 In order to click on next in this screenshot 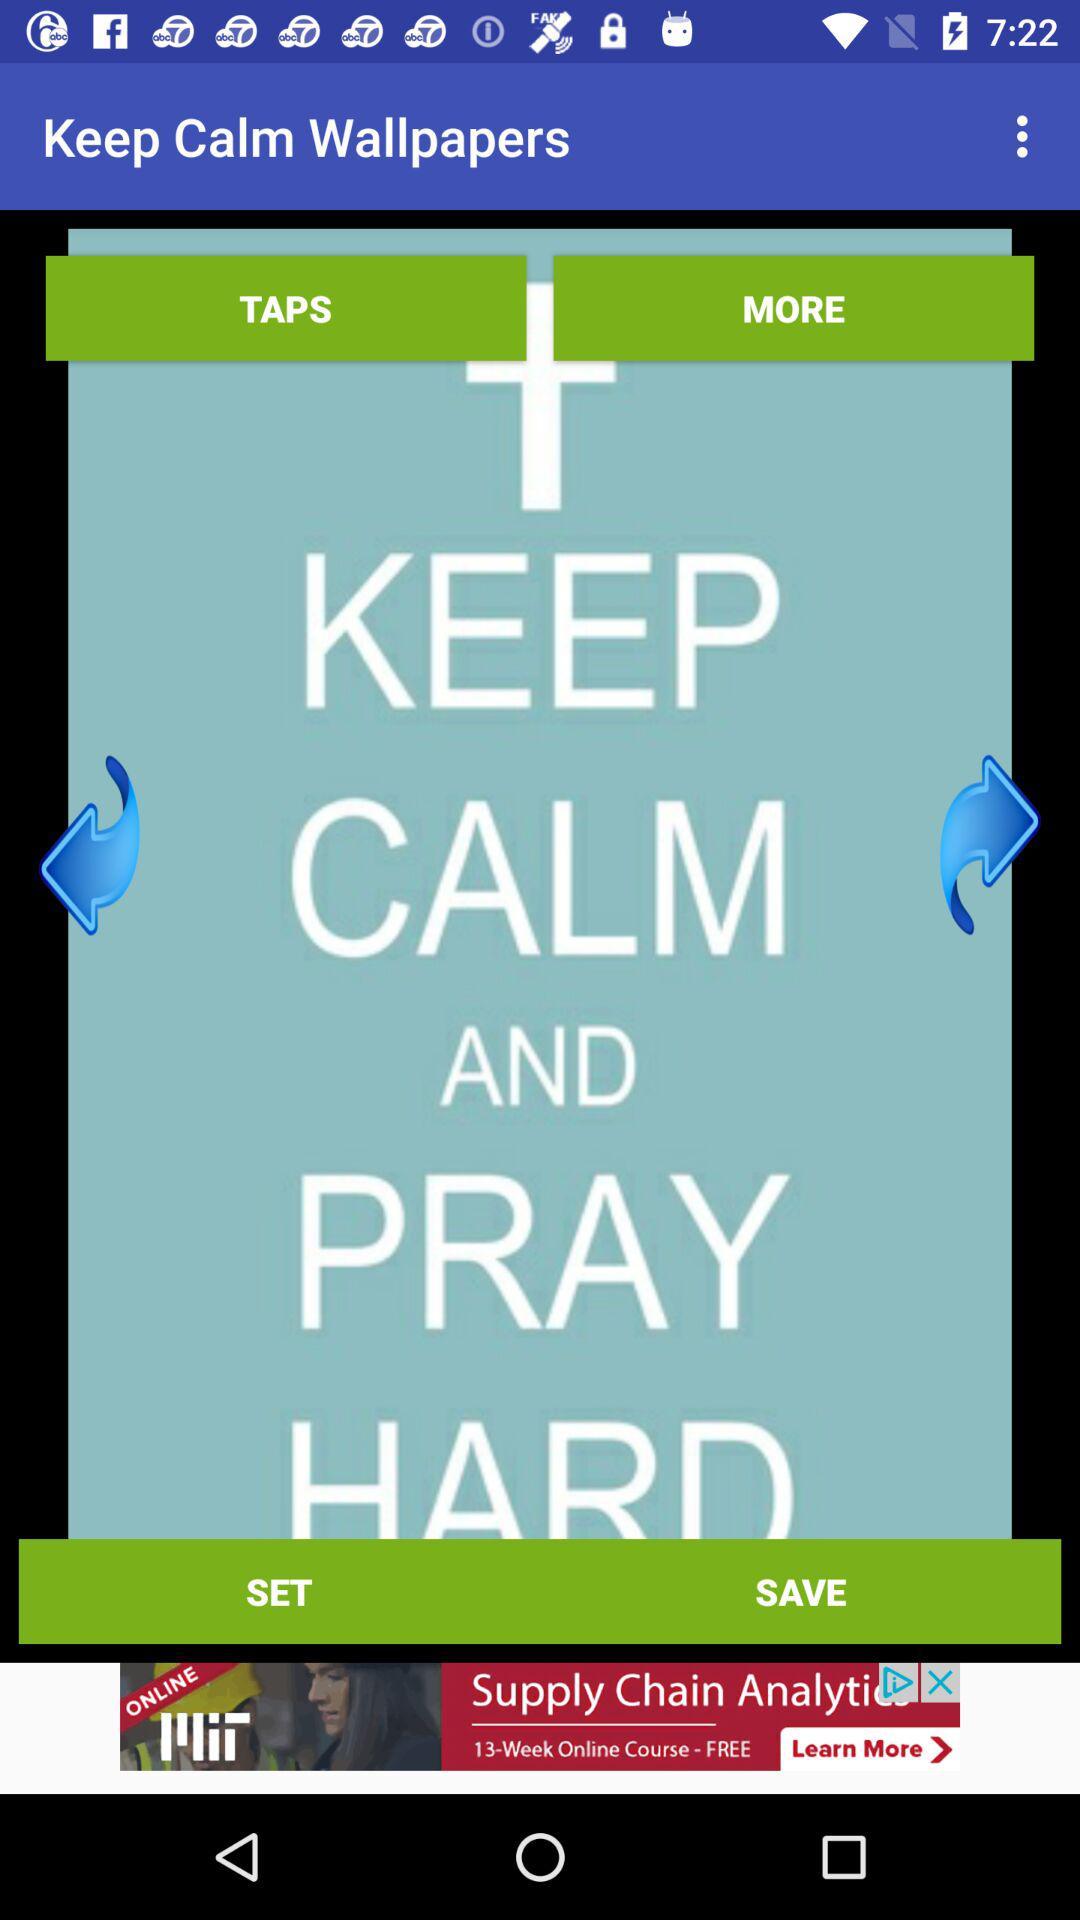, I will do `click(990, 845)`.